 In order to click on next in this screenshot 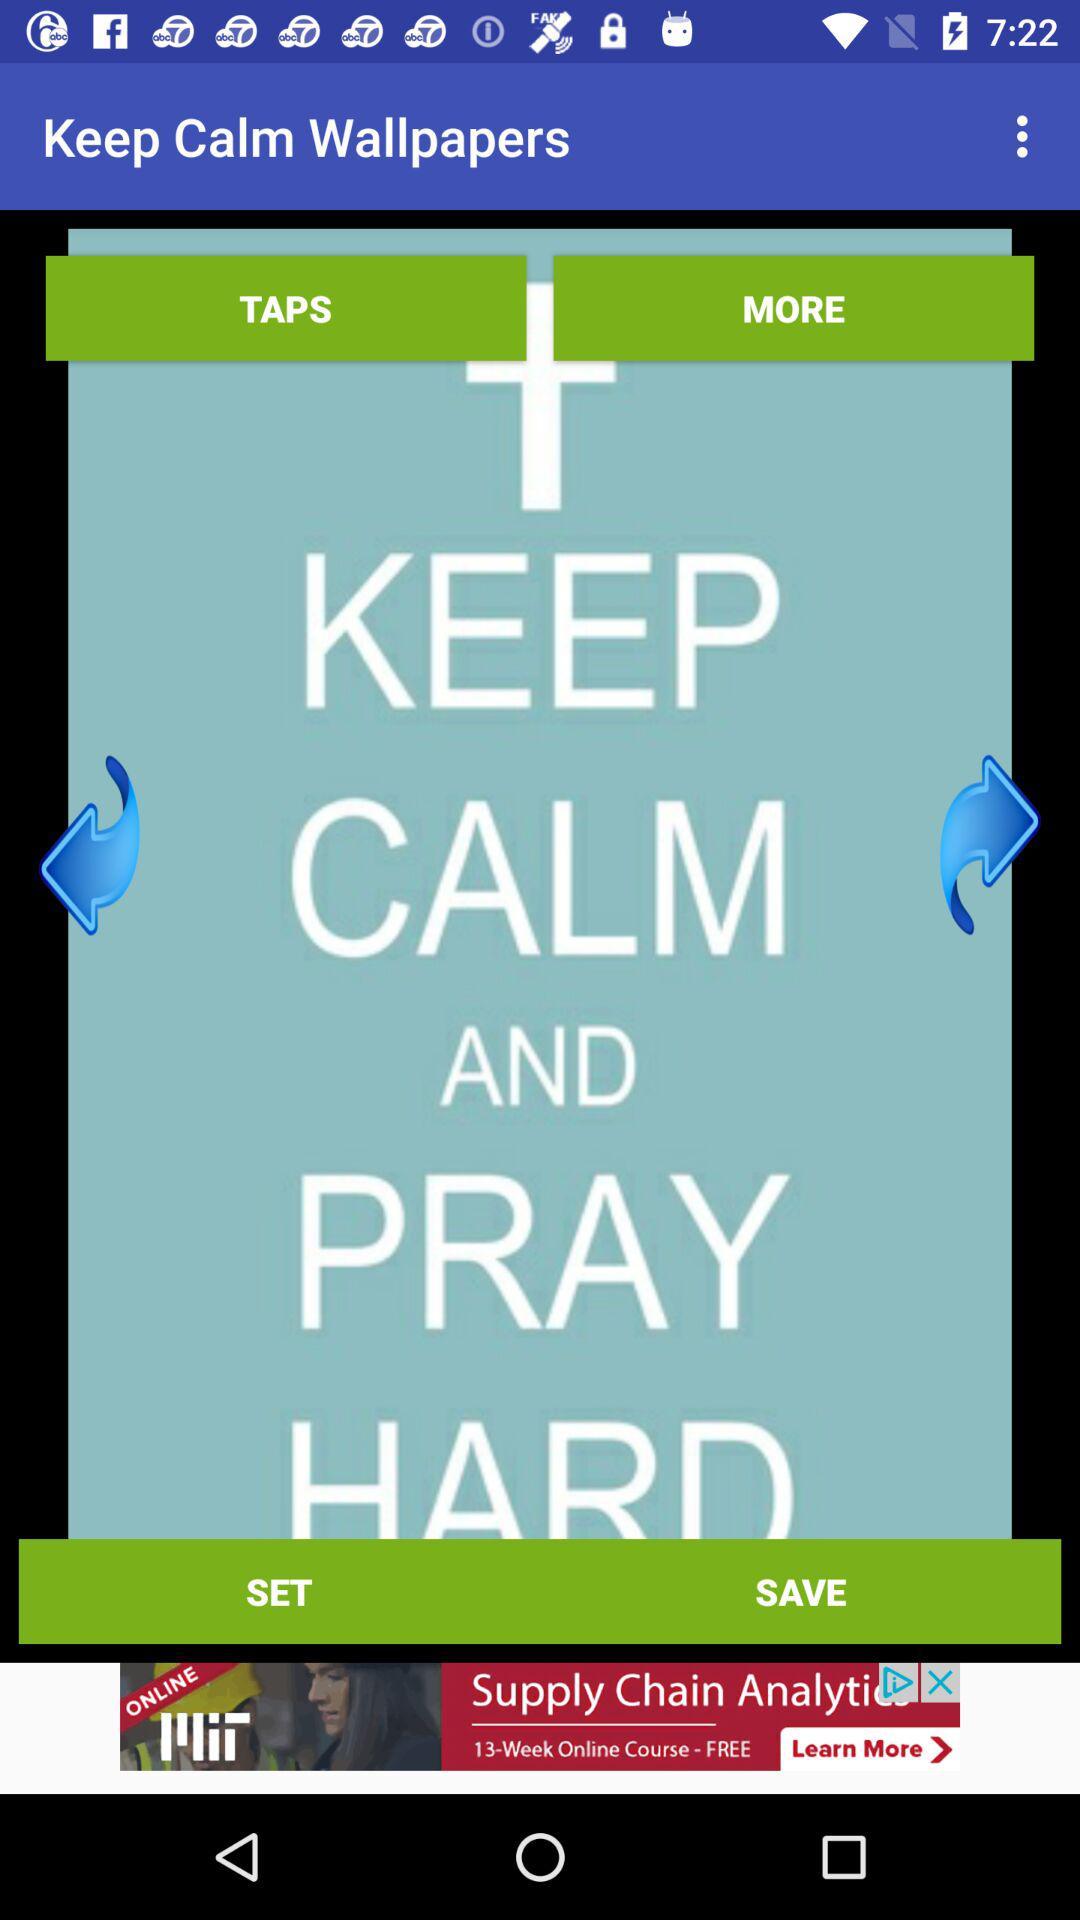, I will do `click(990, 845)`.